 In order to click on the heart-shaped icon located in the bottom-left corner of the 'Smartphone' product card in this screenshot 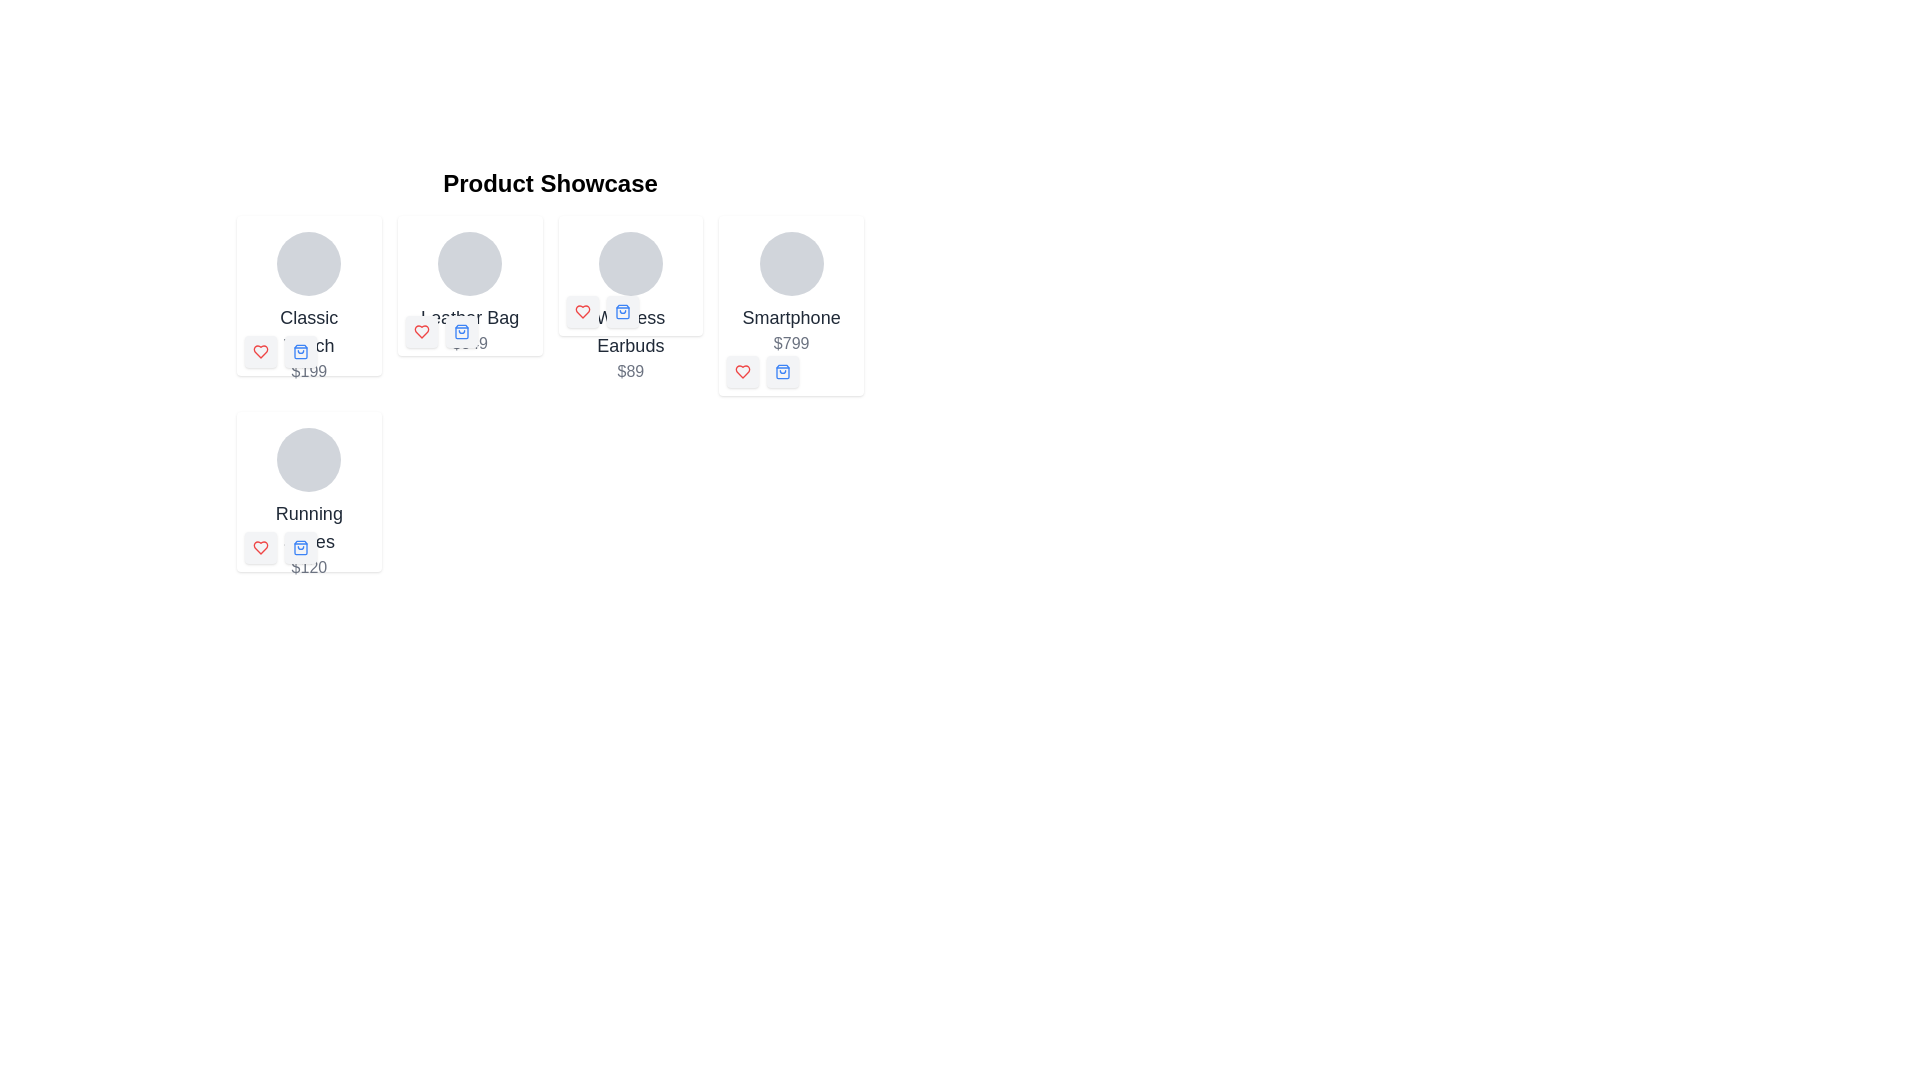, I will do `click(742, 371)`.